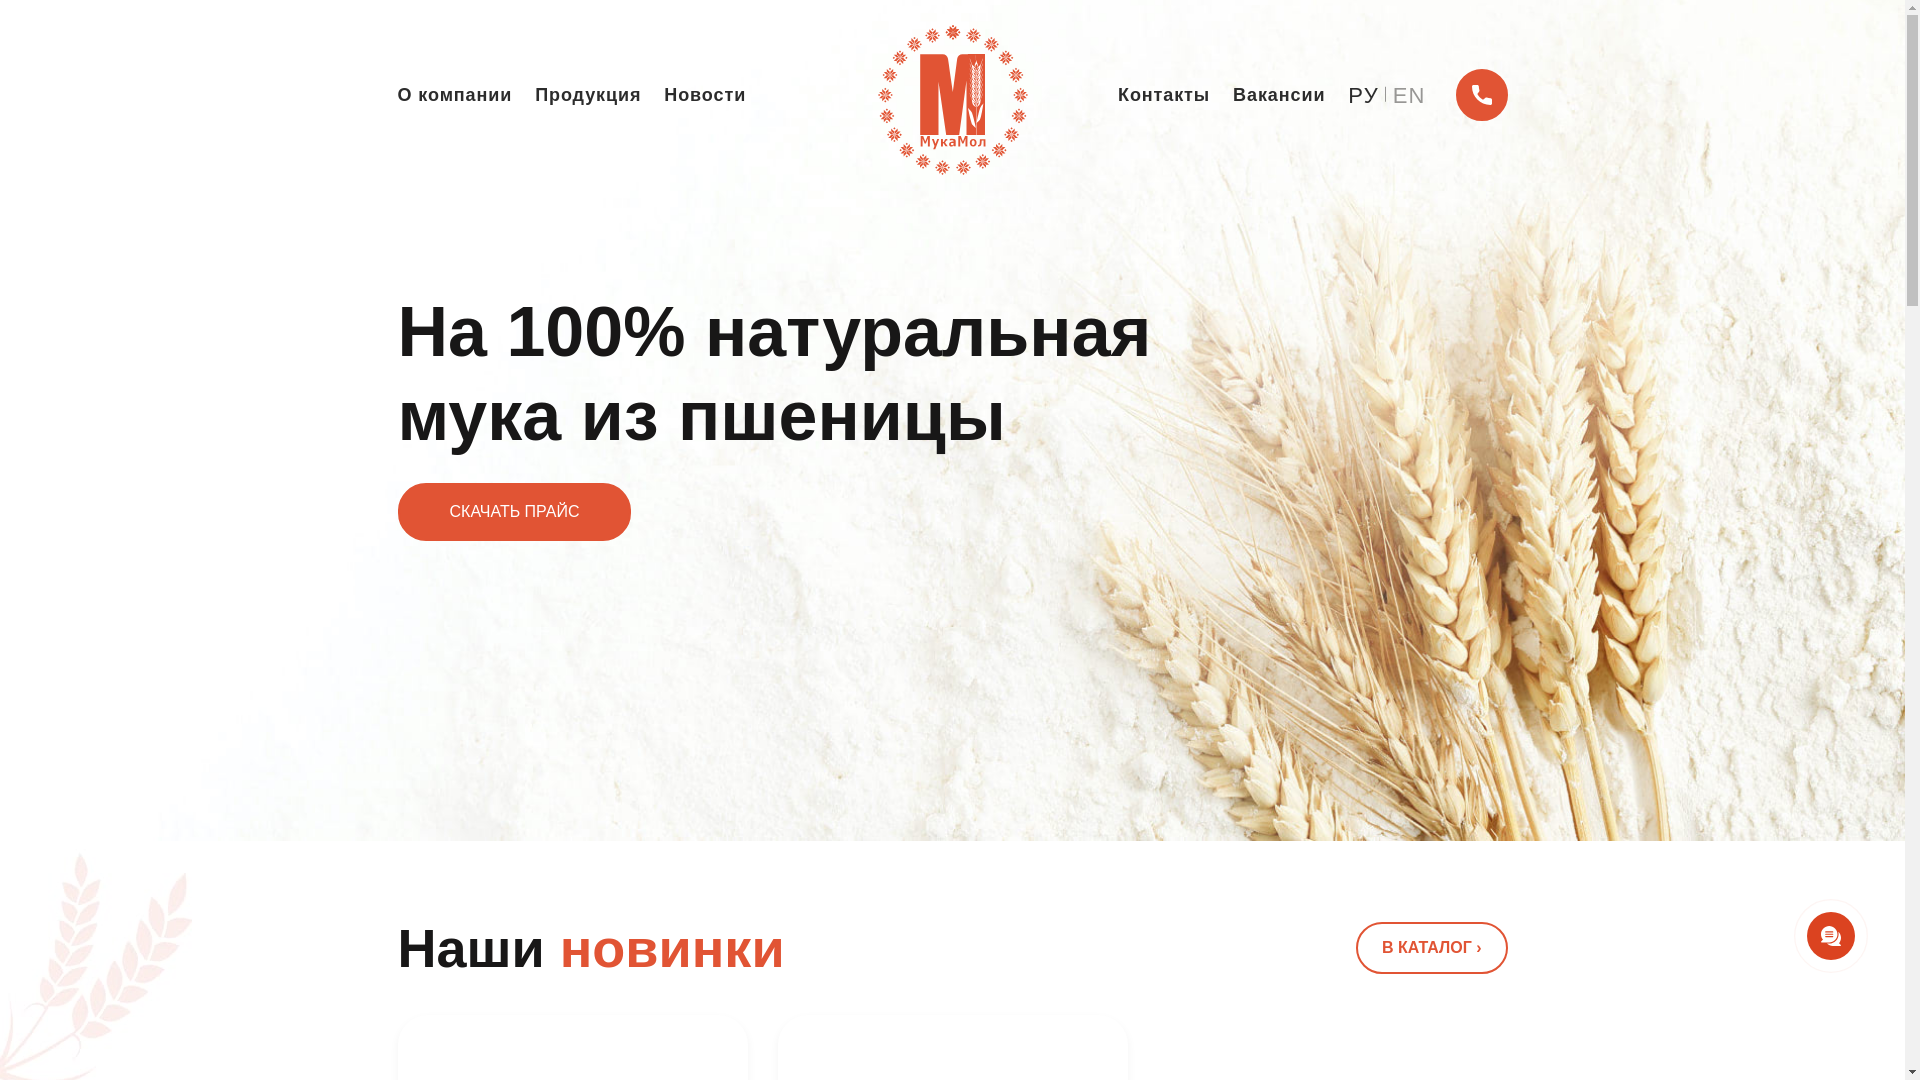 Image resolution: width=1920 pixels, height=1080 pixels. What do you see at coordinates (1385, 94) in the screenshot?
I see `'EN'` at bounding box center [1385, 94].